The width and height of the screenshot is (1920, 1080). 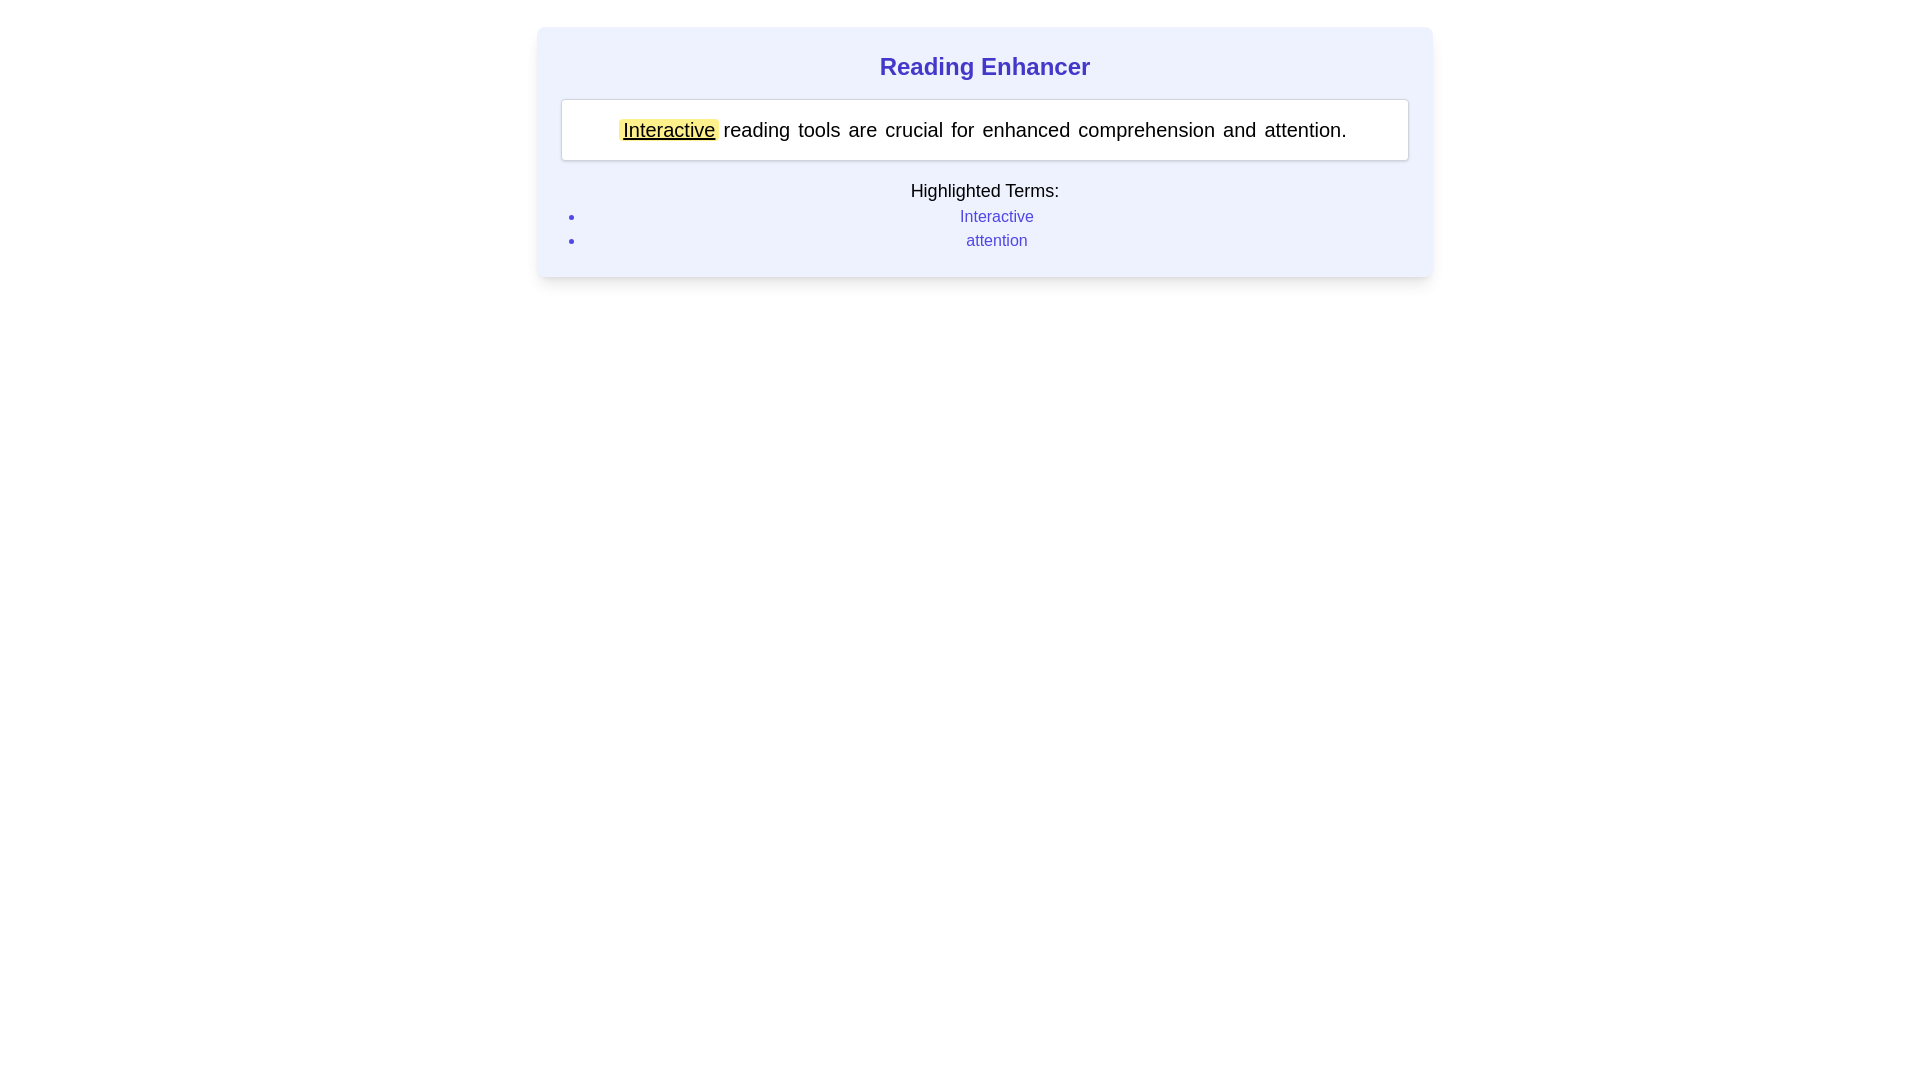 What do you see at coordinates (962, 130) in the screenshot?
I see `the text segment reading 'for', which is located between 'crucial' and 'enhanced' in a standard font style` at bounding box center [962, 130].